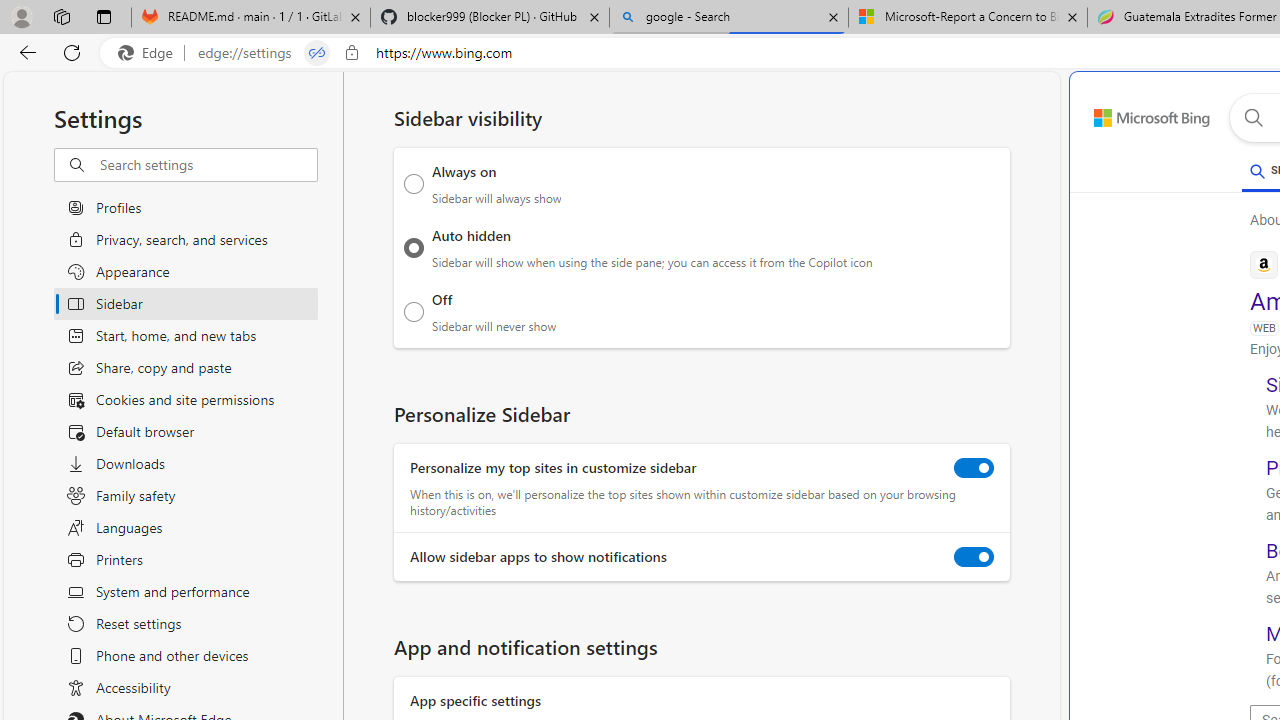 This screenshot has width=1280, height=720. I want to click on 'Always on Sidebar will always show', so click(413, 183).